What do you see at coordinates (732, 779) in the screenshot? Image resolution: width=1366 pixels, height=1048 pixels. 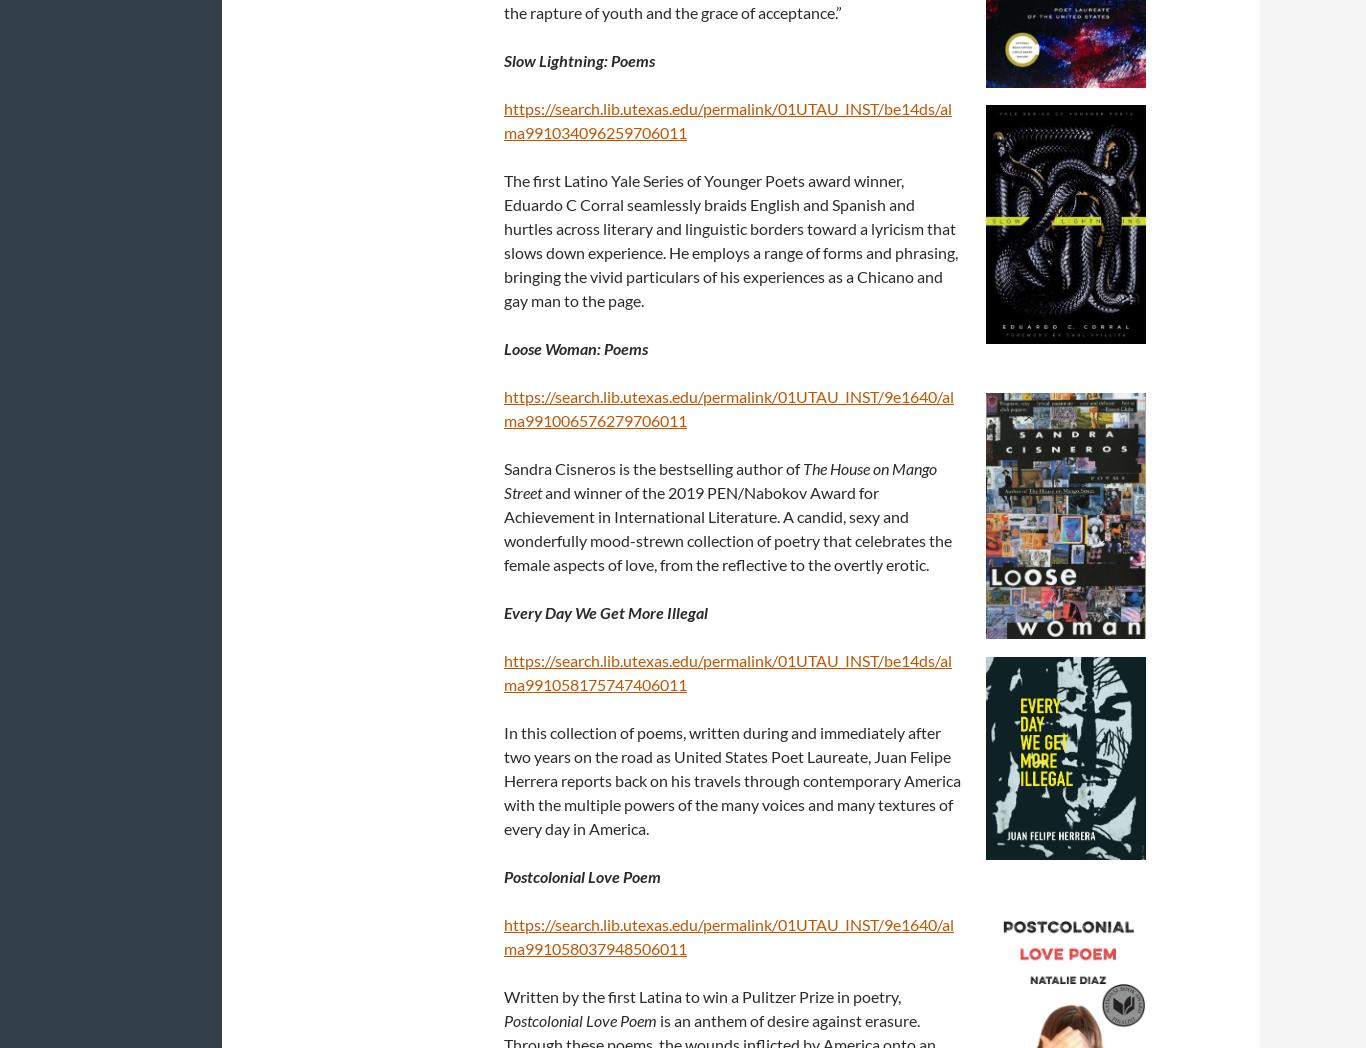 I see `'In this collection of poems, written during and immediately after two years on the road as United States Poet Laureate, Juan Felipe Herrera reports back on his travels through contemporary America with the multiple powers of the many voices and many textures of every day in America.'` at bounding box center [732, 779].